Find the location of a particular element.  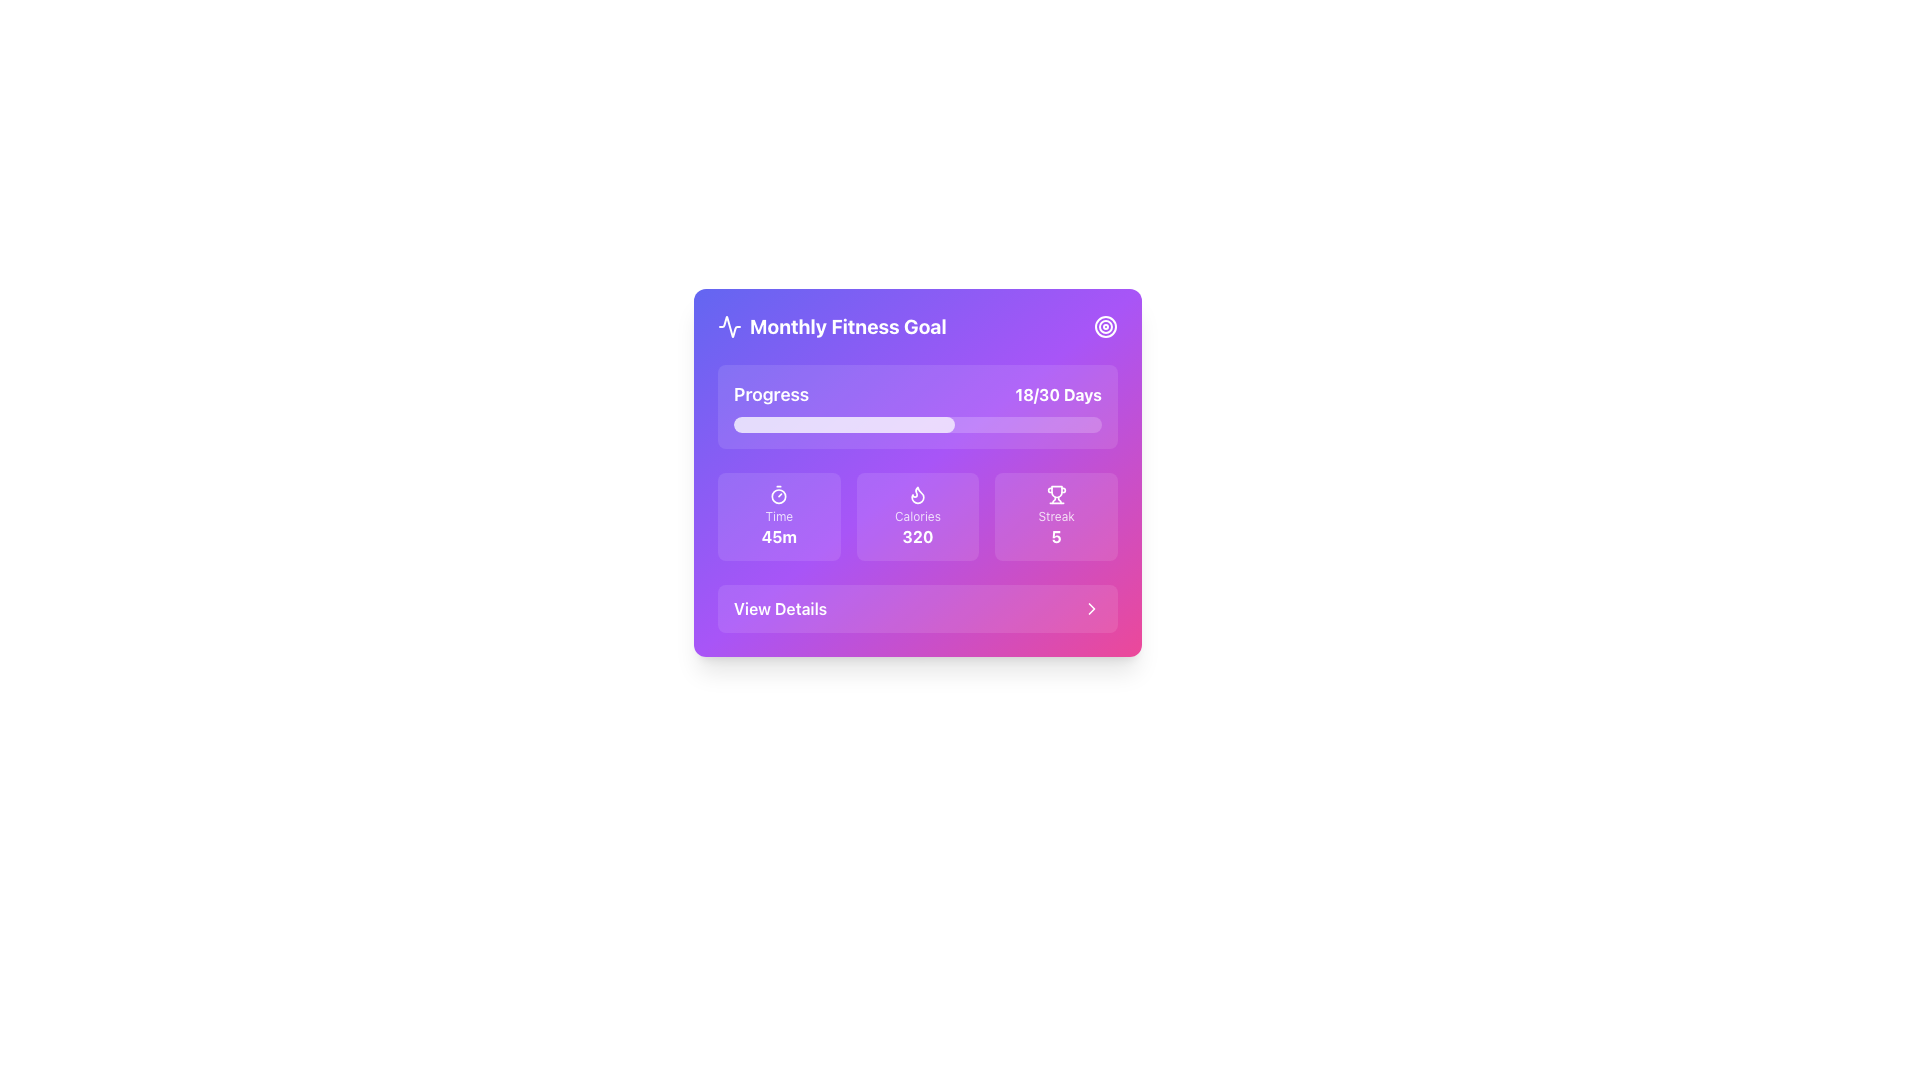

the 'Calories' text label, which is styled in small white font and slightly transparent, located at the upper part of a card with a light purple background is located at coordinates (916, 515).